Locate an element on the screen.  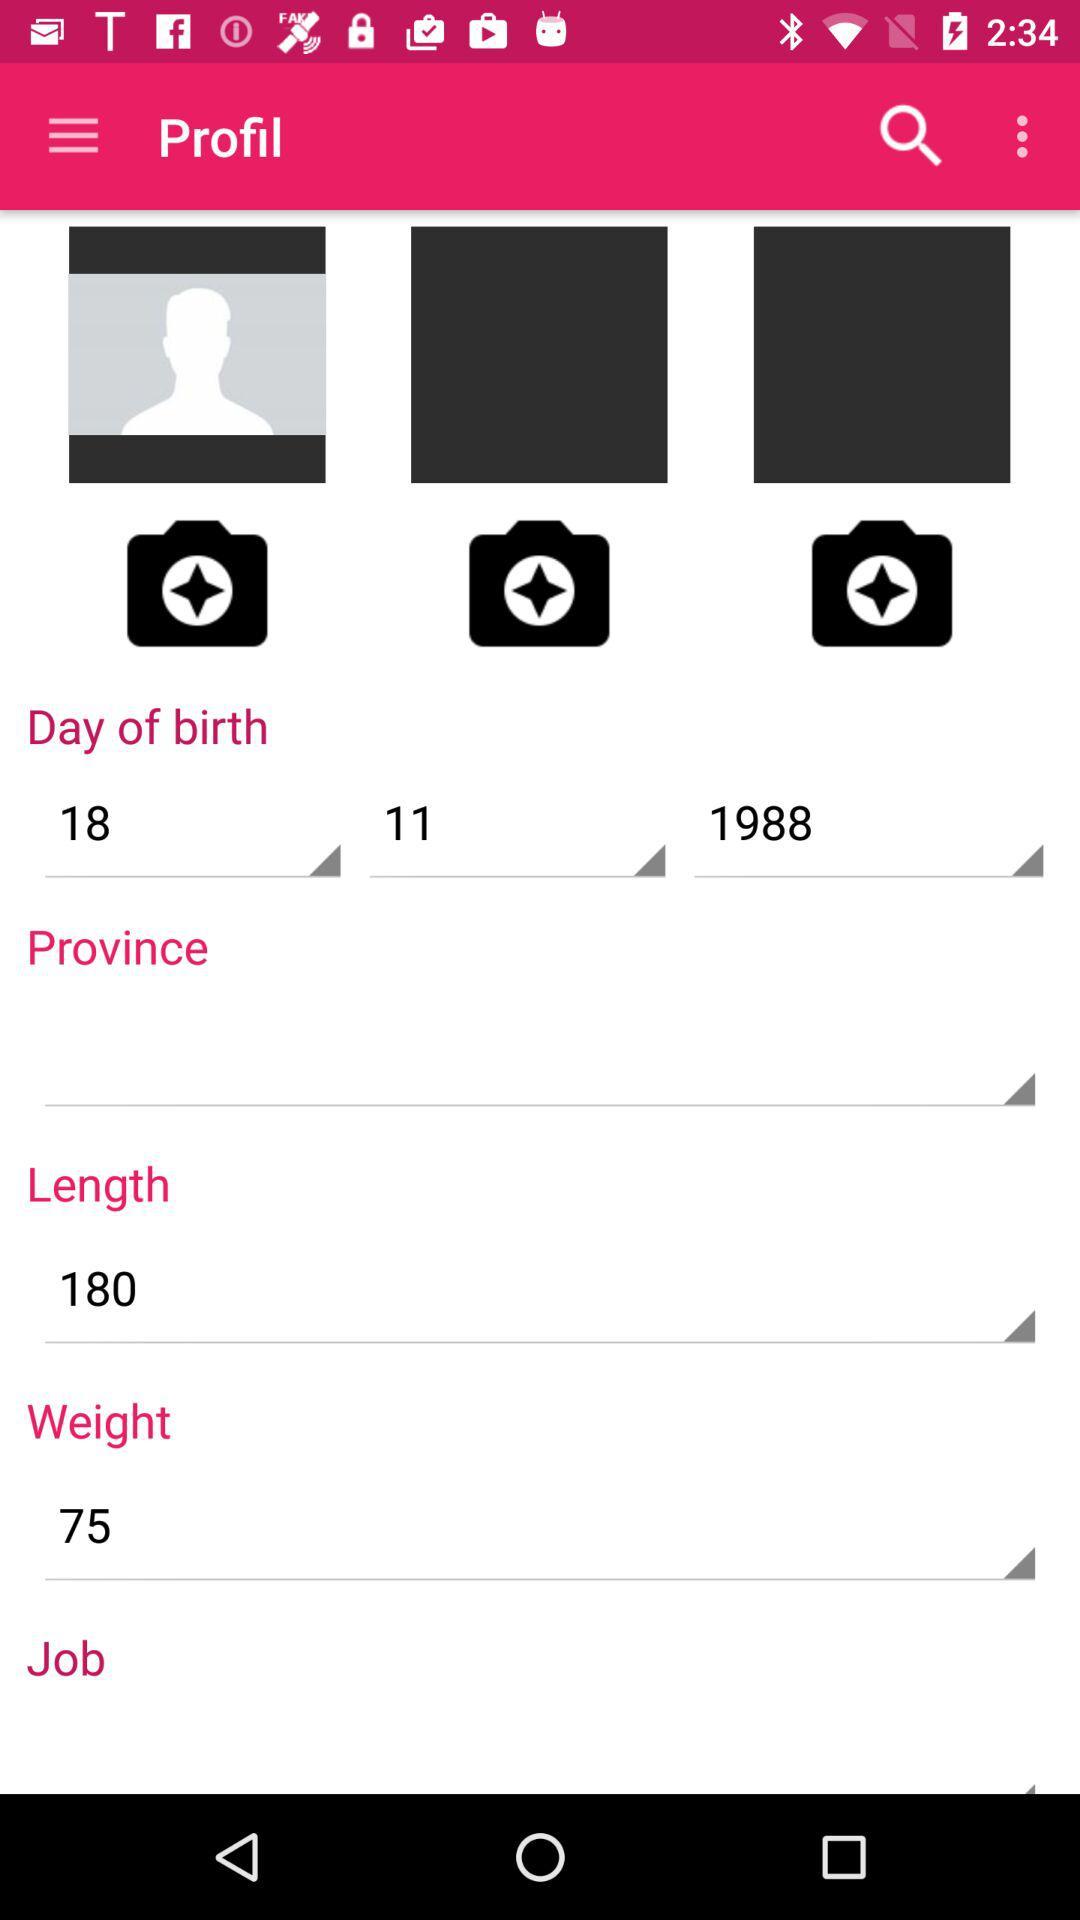
profile is located at coordinates (881, 582).